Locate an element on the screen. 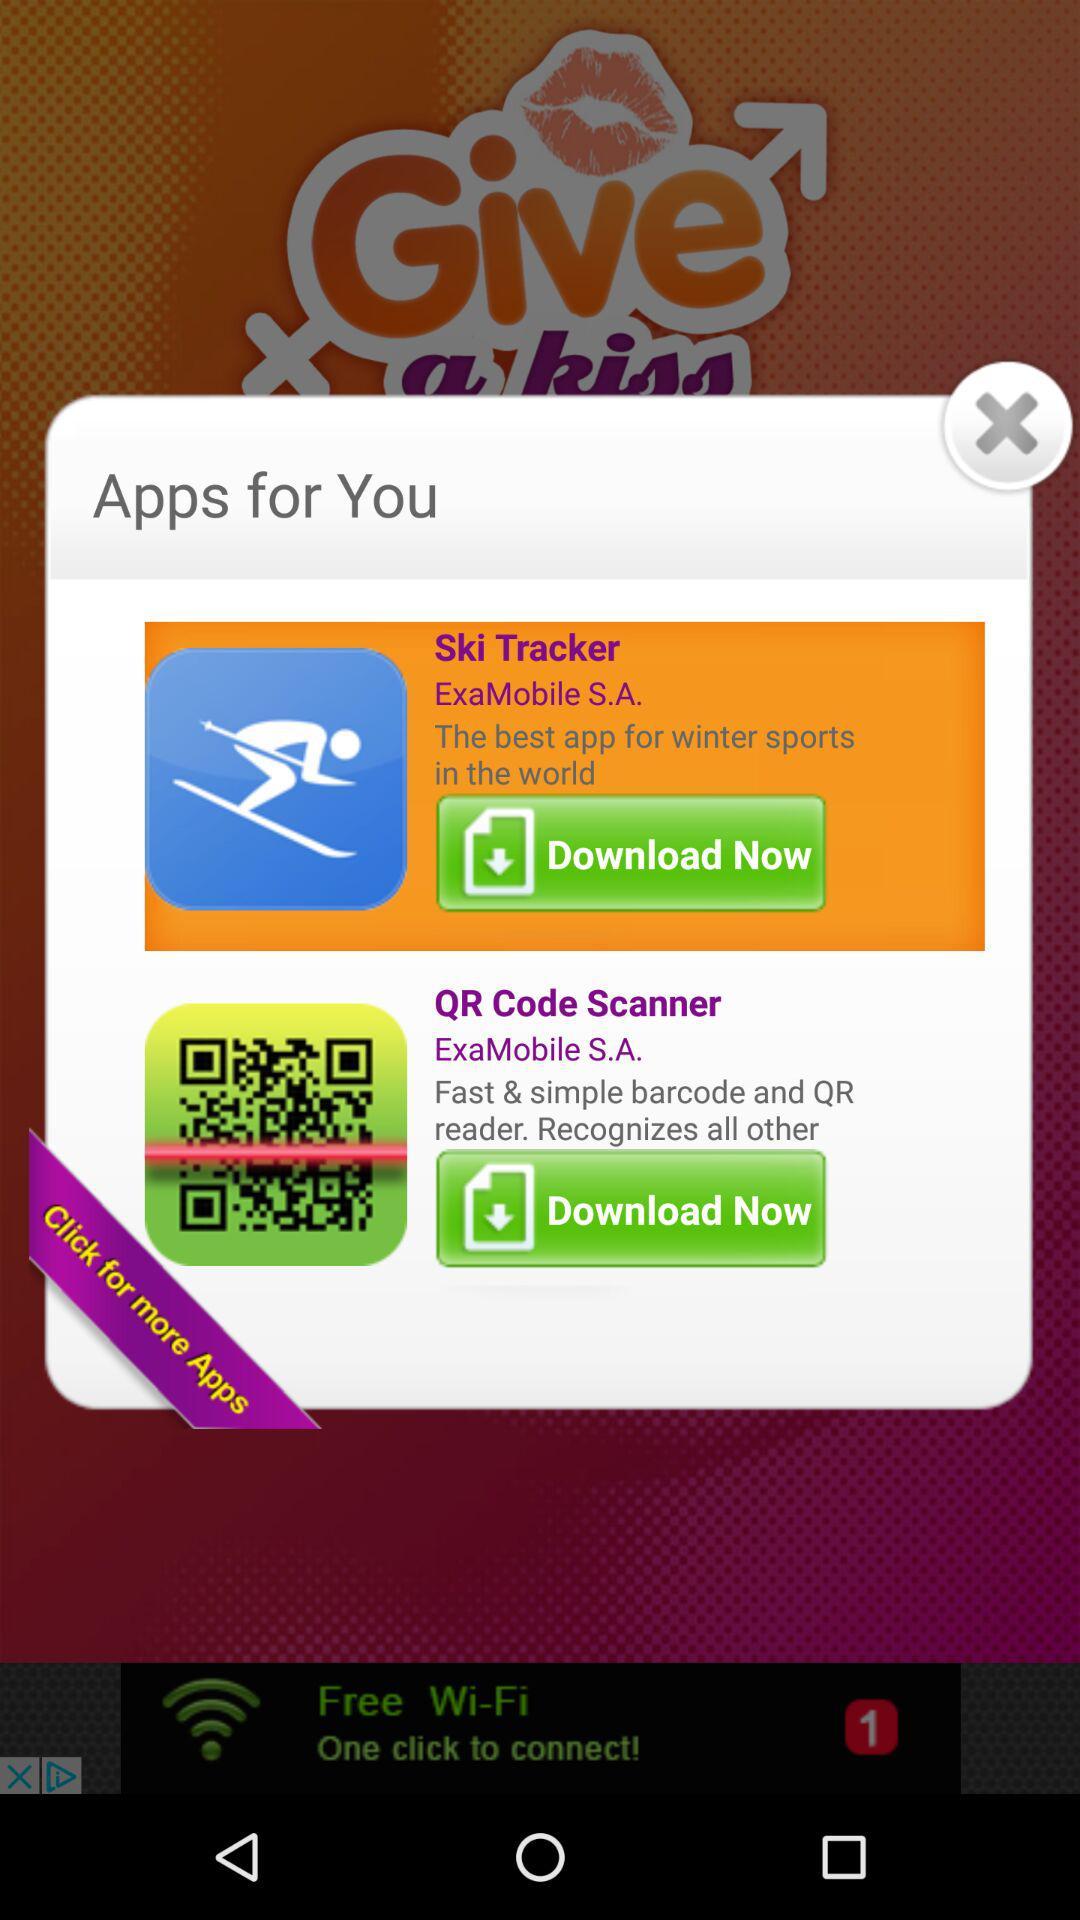 Image resolution: width=1080 pixels, height=1920 pixels. the close icon is located at coordinates (1005, 456).